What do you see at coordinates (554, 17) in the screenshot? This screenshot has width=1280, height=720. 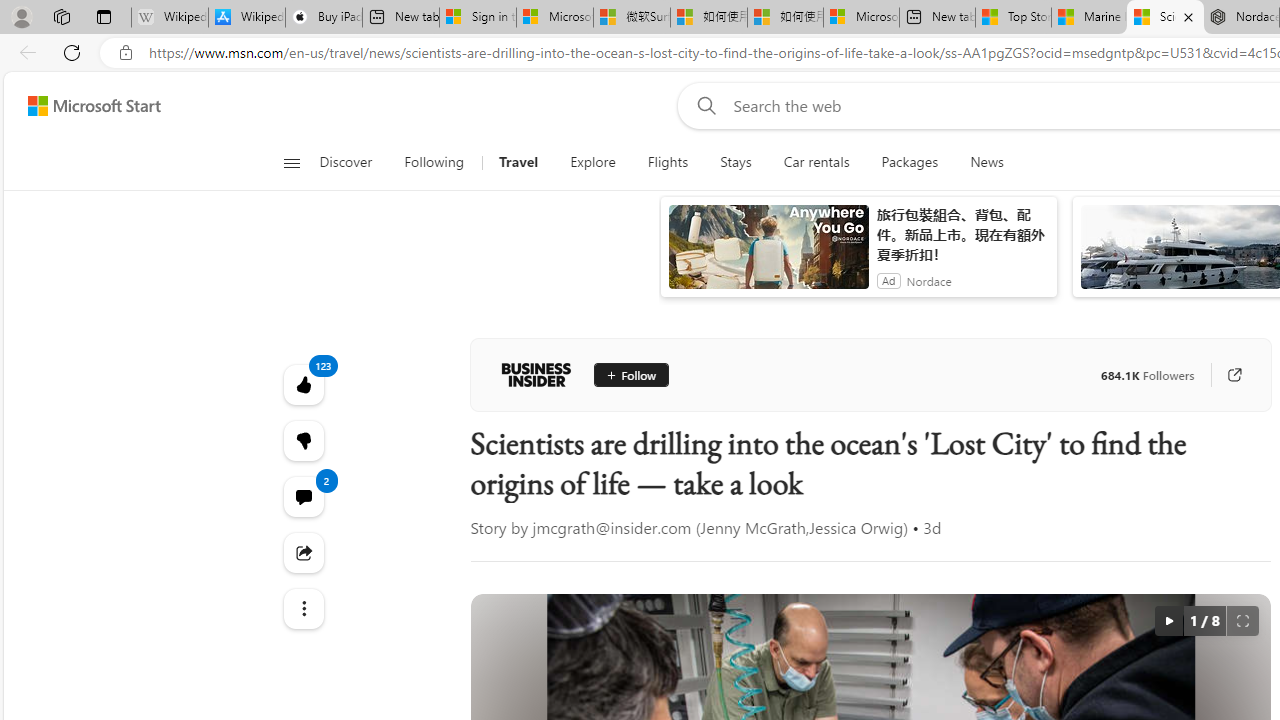 I see `'Microsoft Services Agreement'` at bounding box center [554, 17].